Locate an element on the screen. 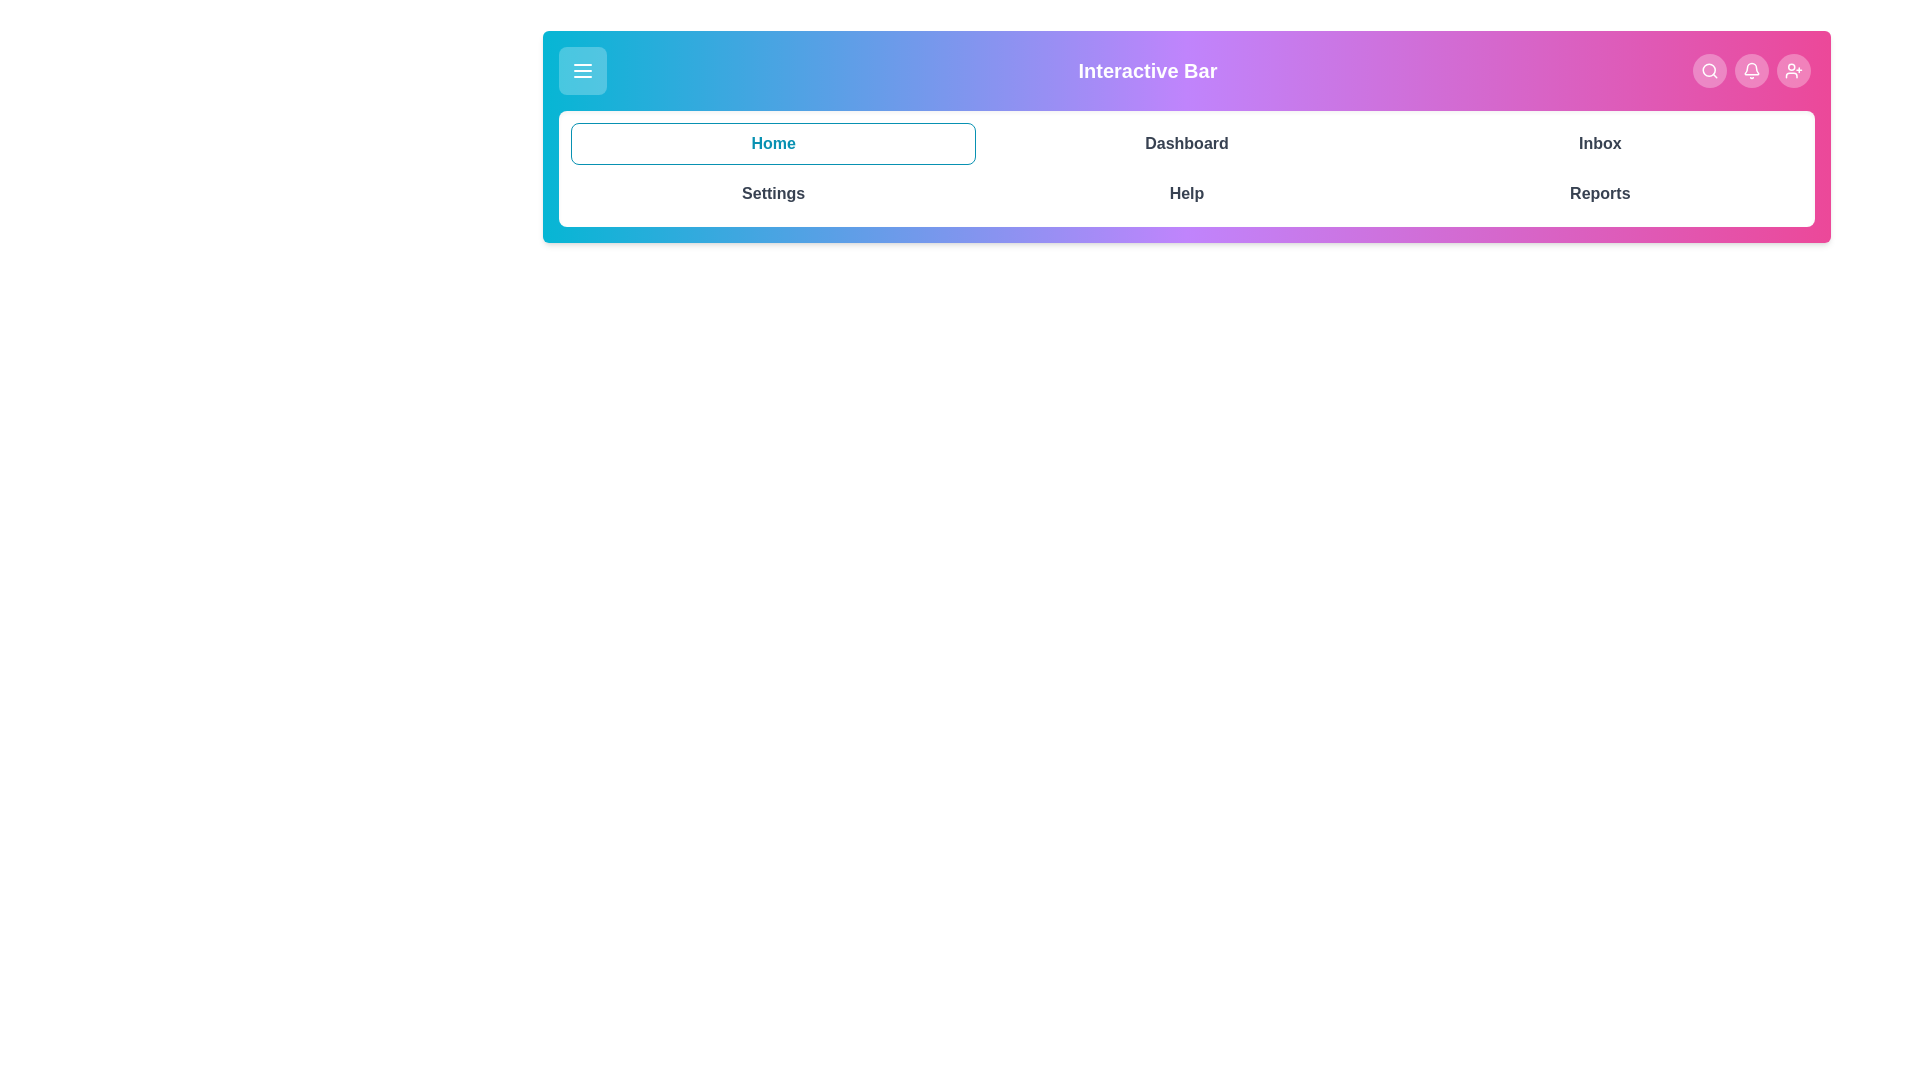  the navigation tab labeled Help is located at coordinates (1186, 193).